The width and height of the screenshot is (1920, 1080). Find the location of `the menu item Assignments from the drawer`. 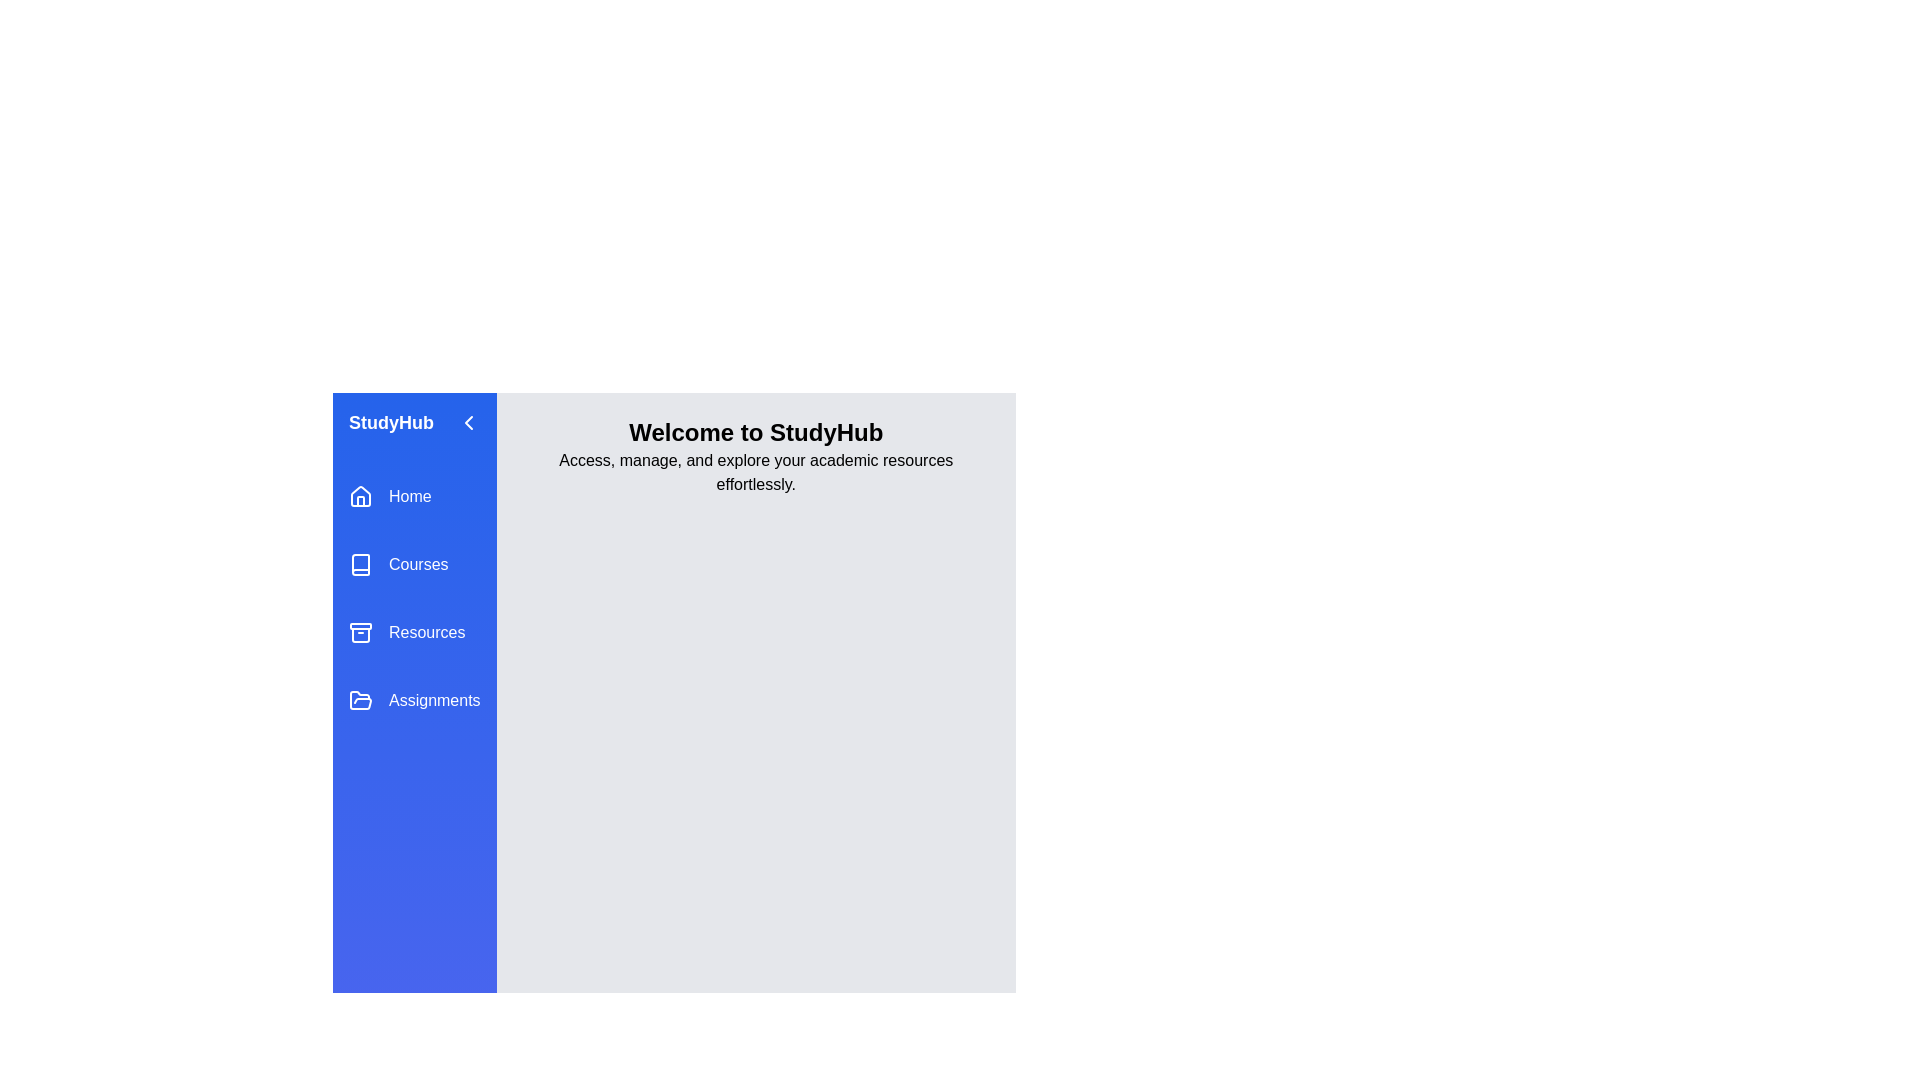

the menu item Assignments from the drawer is located at coordinates (413, 700).